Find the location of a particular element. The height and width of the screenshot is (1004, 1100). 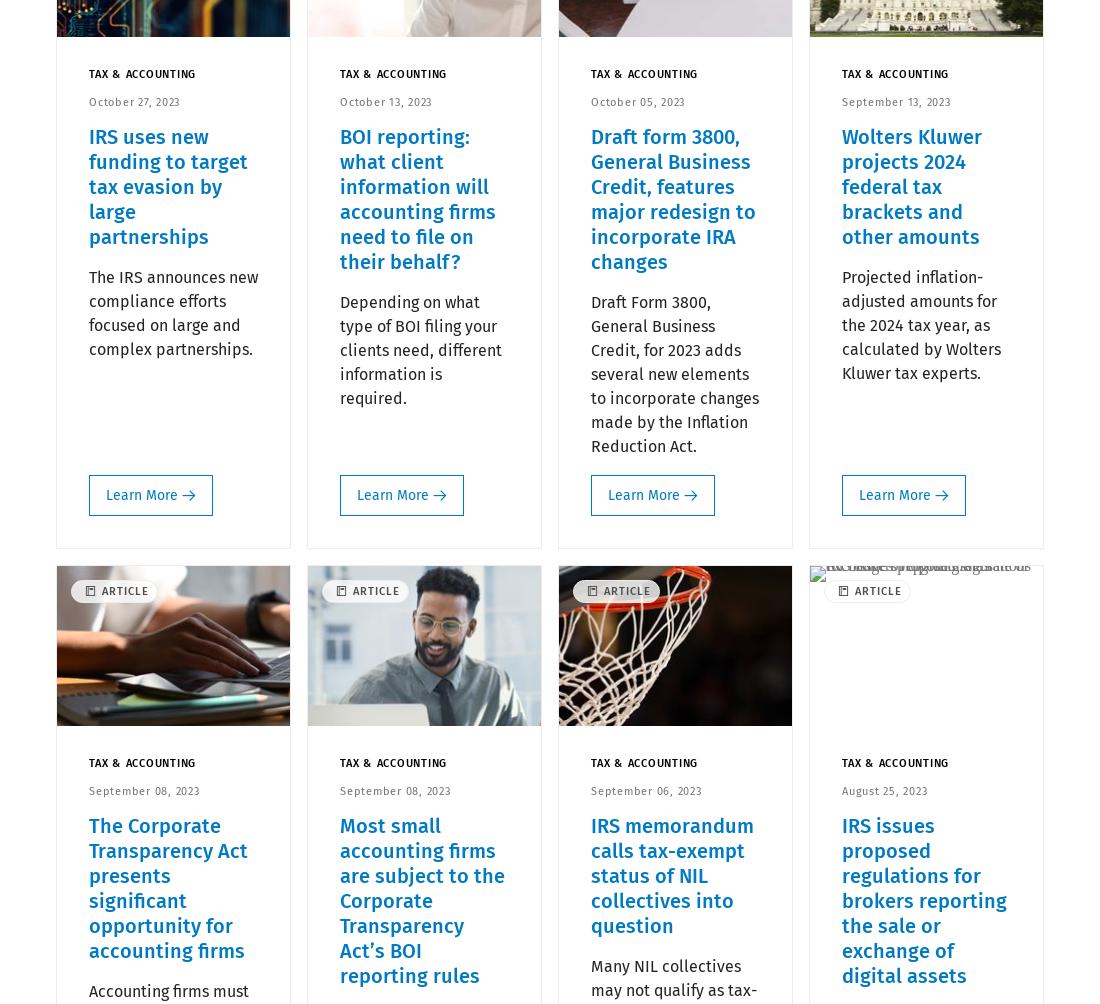

'Draft form 3800, General Business Credit, features major redesign to incorporate IRA changes' is located at coordinates (673, 197).